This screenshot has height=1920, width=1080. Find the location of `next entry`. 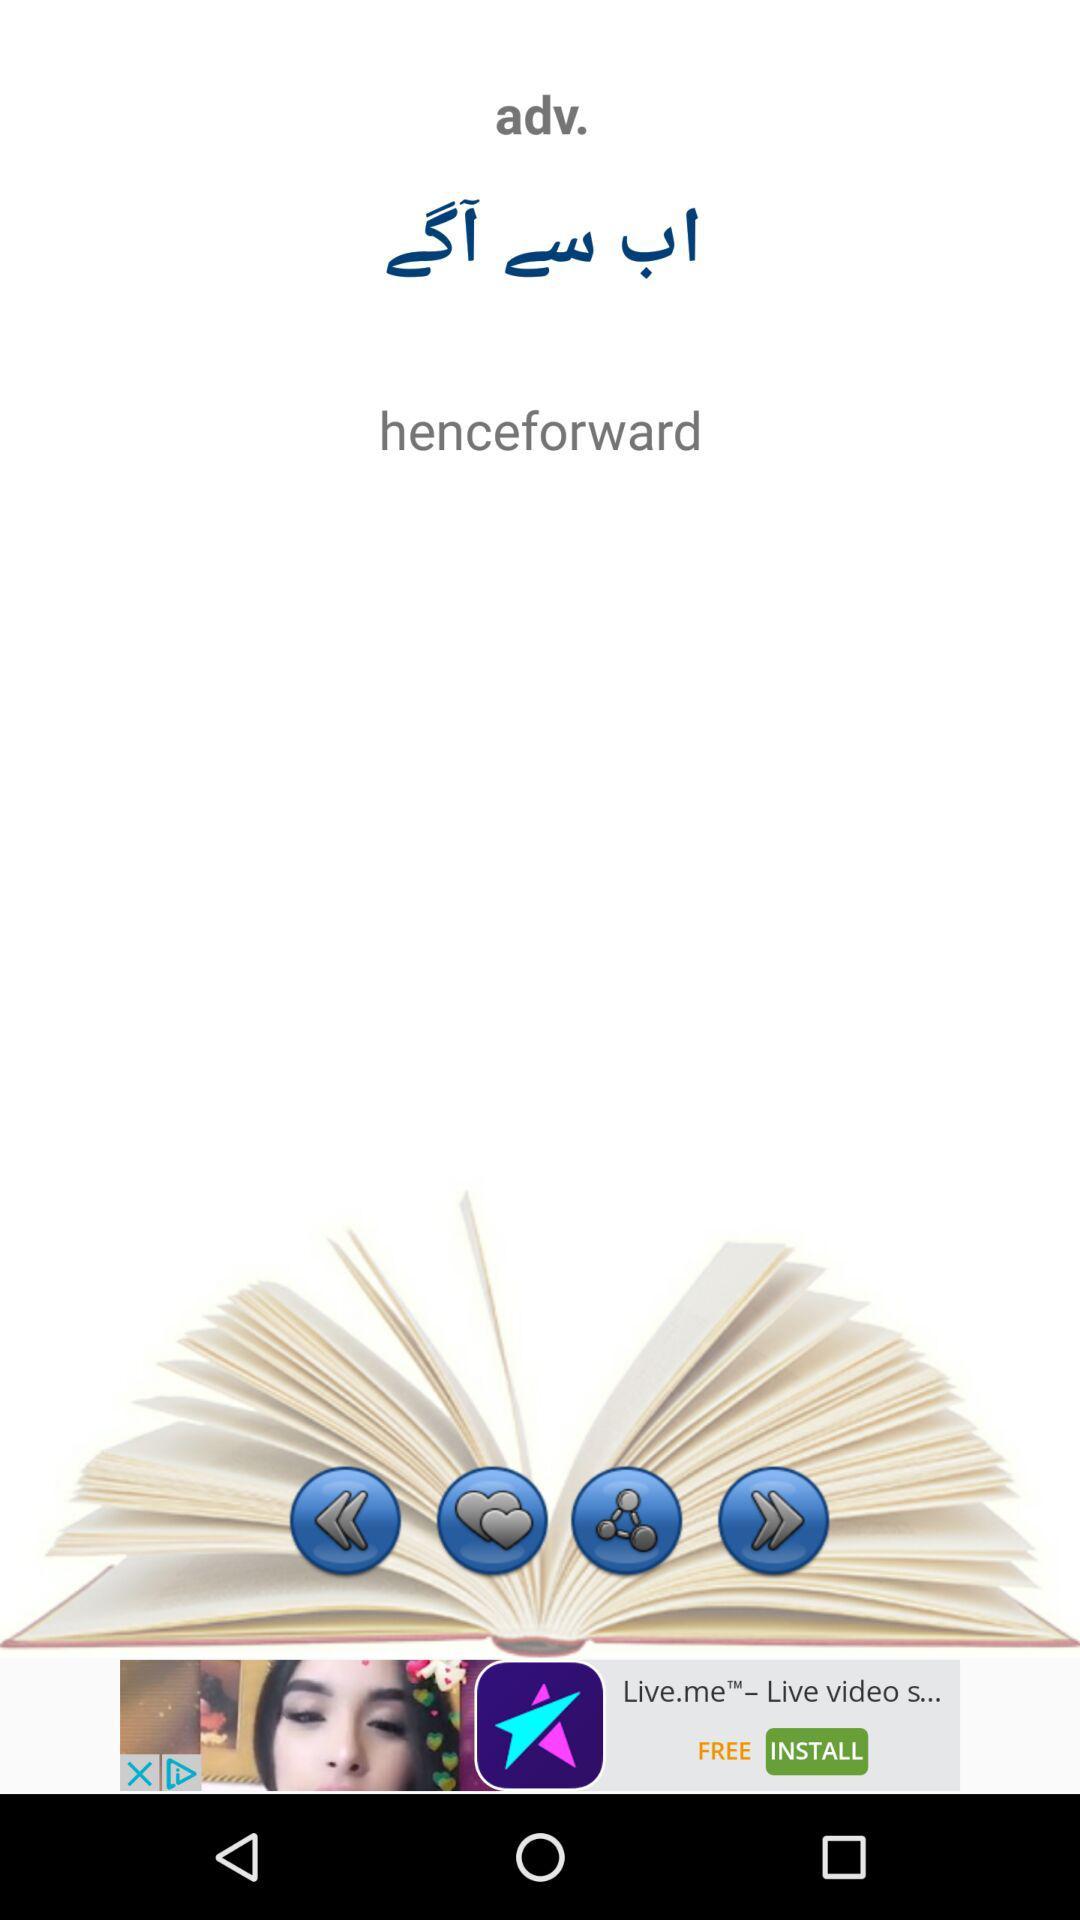

next entry is located at coordinates (772, 1522).